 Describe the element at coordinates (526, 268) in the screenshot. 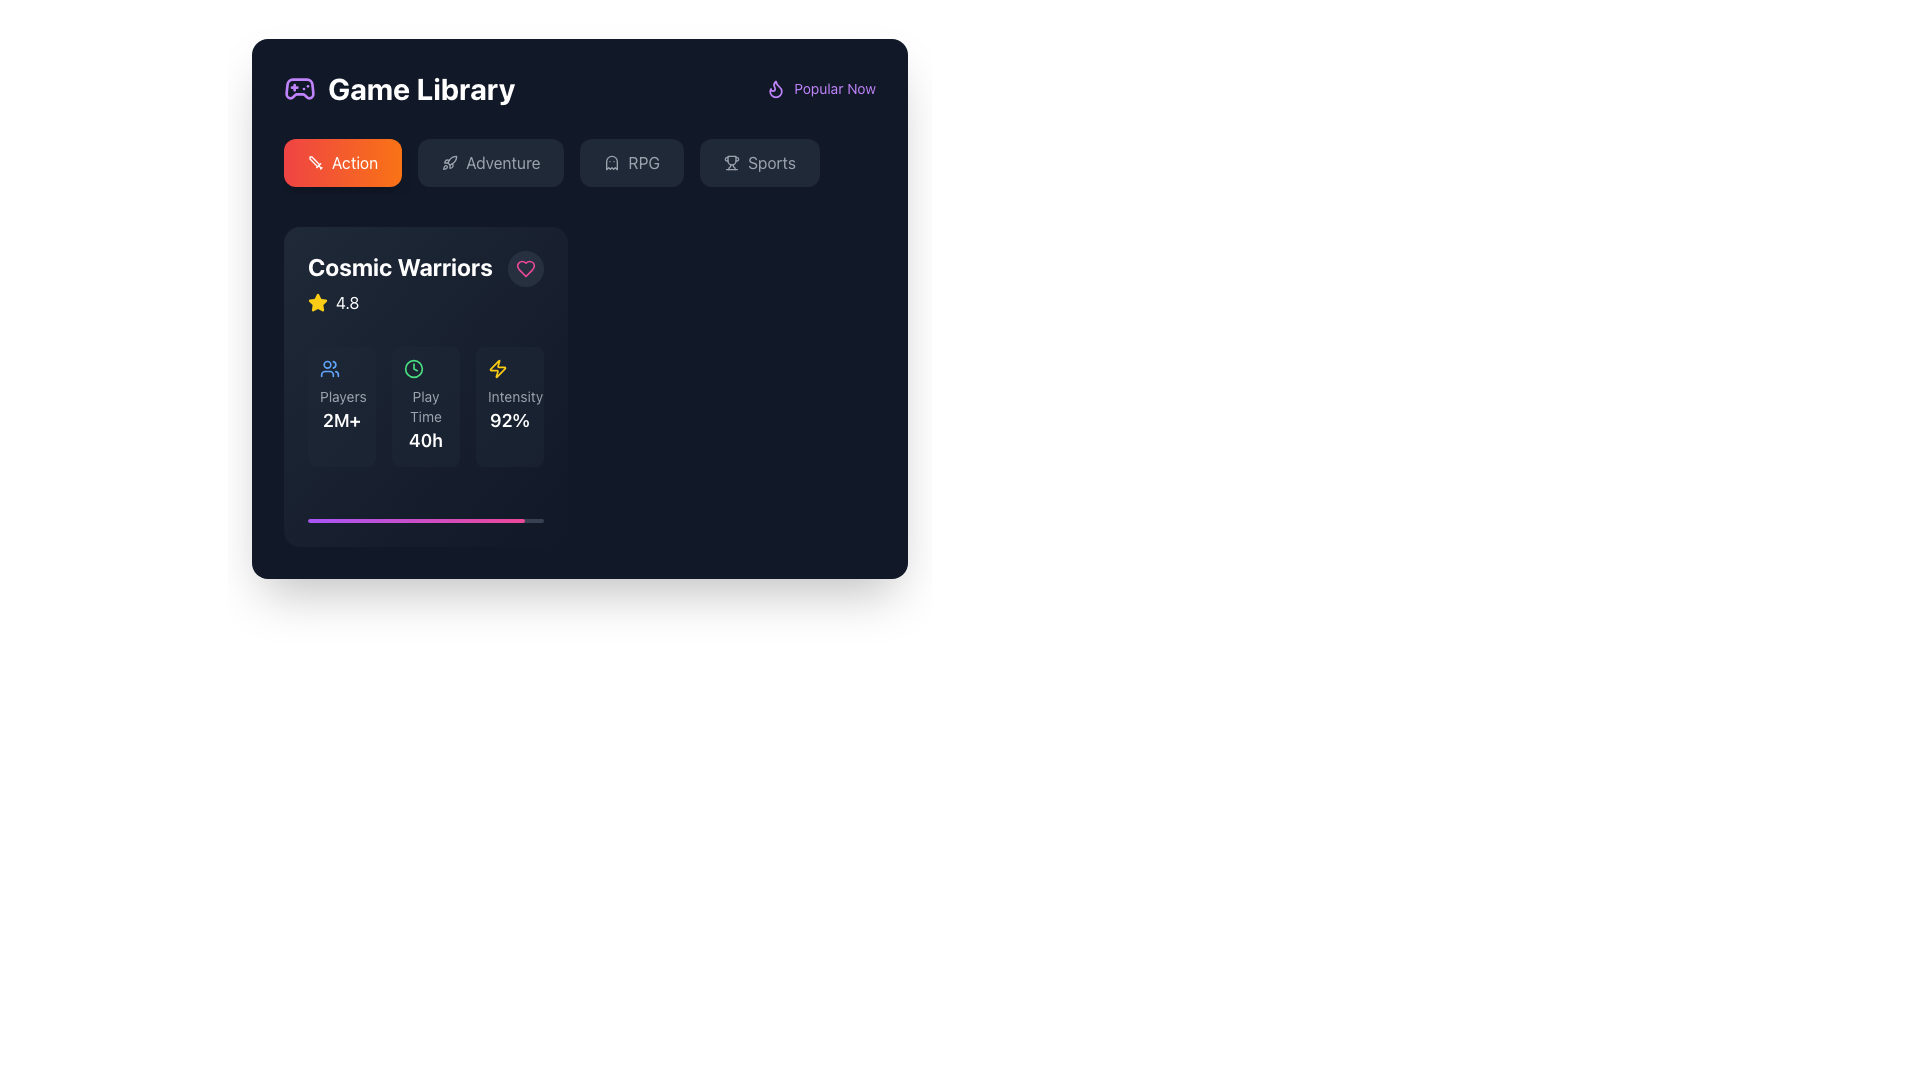

I see `the pink heart icon located in the upper-right corner of the 'Cosmic Warriors' game card` at that location.